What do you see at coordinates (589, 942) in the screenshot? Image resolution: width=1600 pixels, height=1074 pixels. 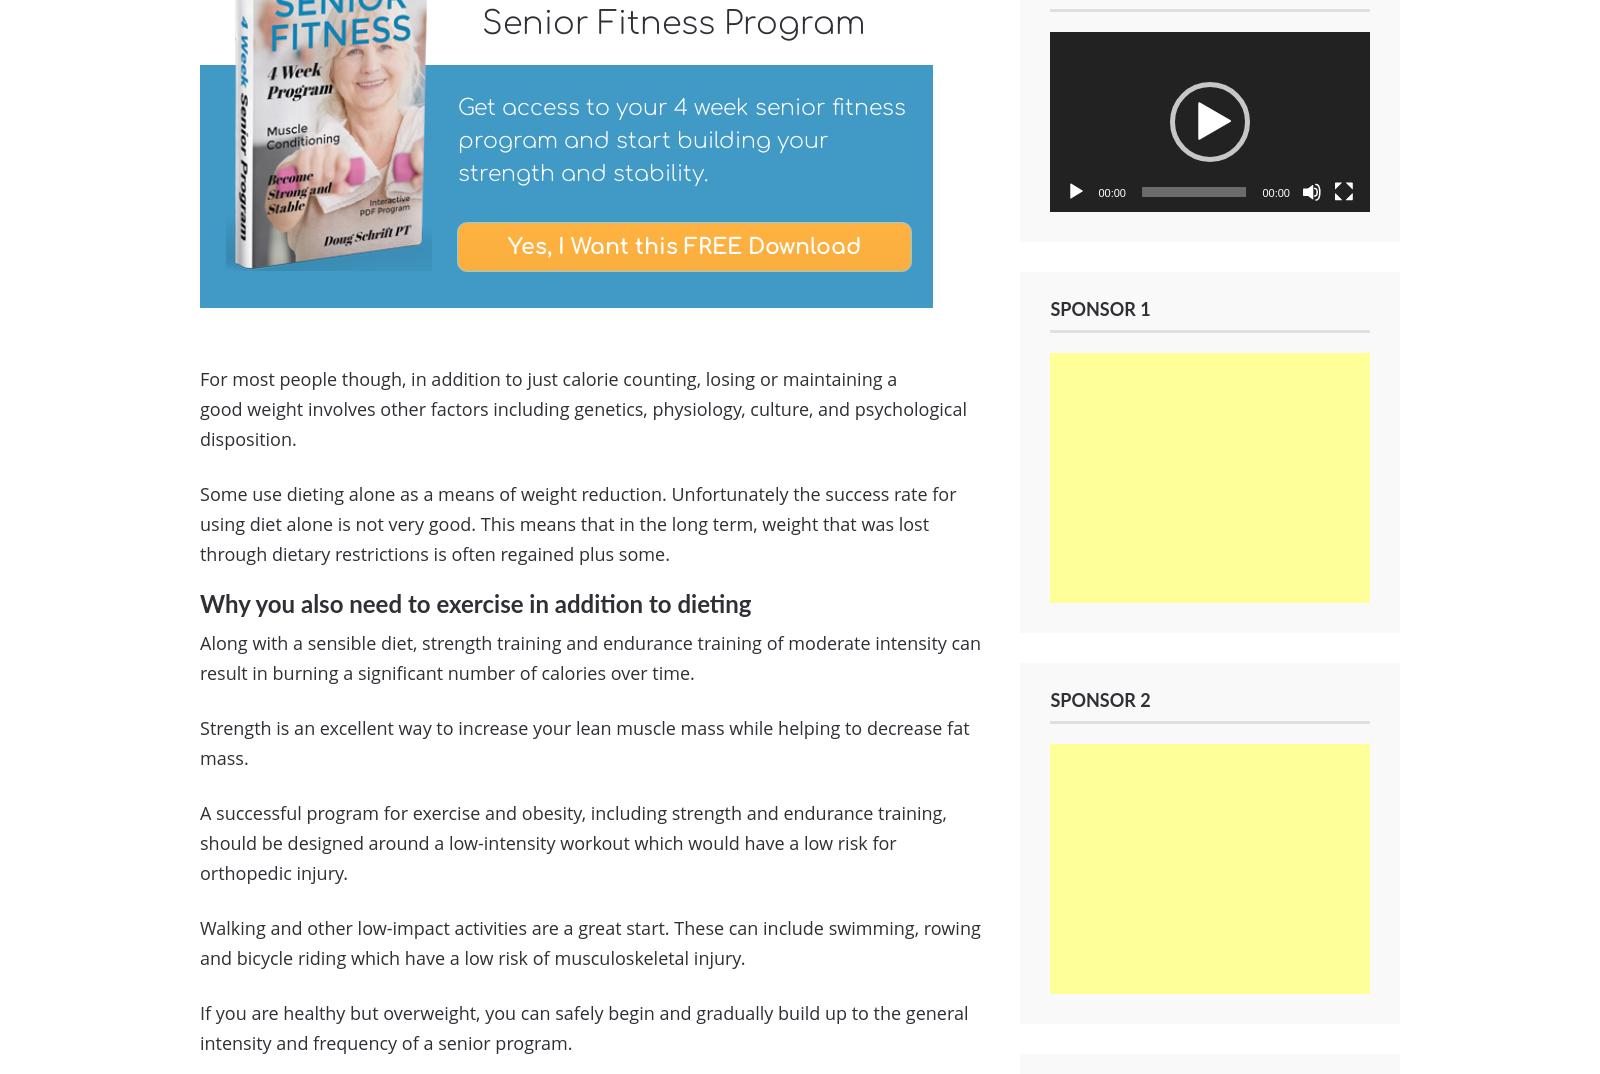 I see `'Walking and other low-impact activities are a great start. These can include swimming, rowing and bicycle riding which have a low risk of musculoskeletal injury.'` at bounding box center [589, 942].